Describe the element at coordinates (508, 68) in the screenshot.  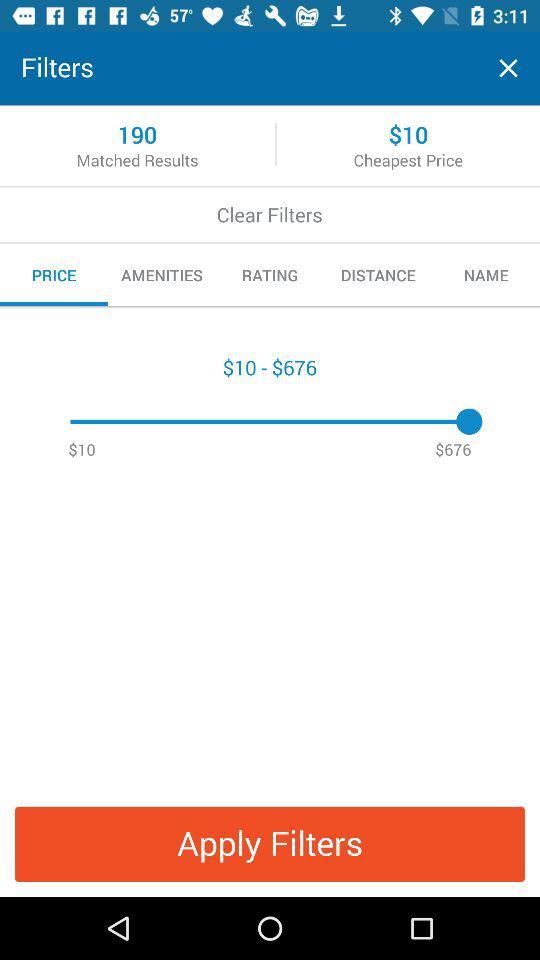
I see `the item next to filters item` at that location.